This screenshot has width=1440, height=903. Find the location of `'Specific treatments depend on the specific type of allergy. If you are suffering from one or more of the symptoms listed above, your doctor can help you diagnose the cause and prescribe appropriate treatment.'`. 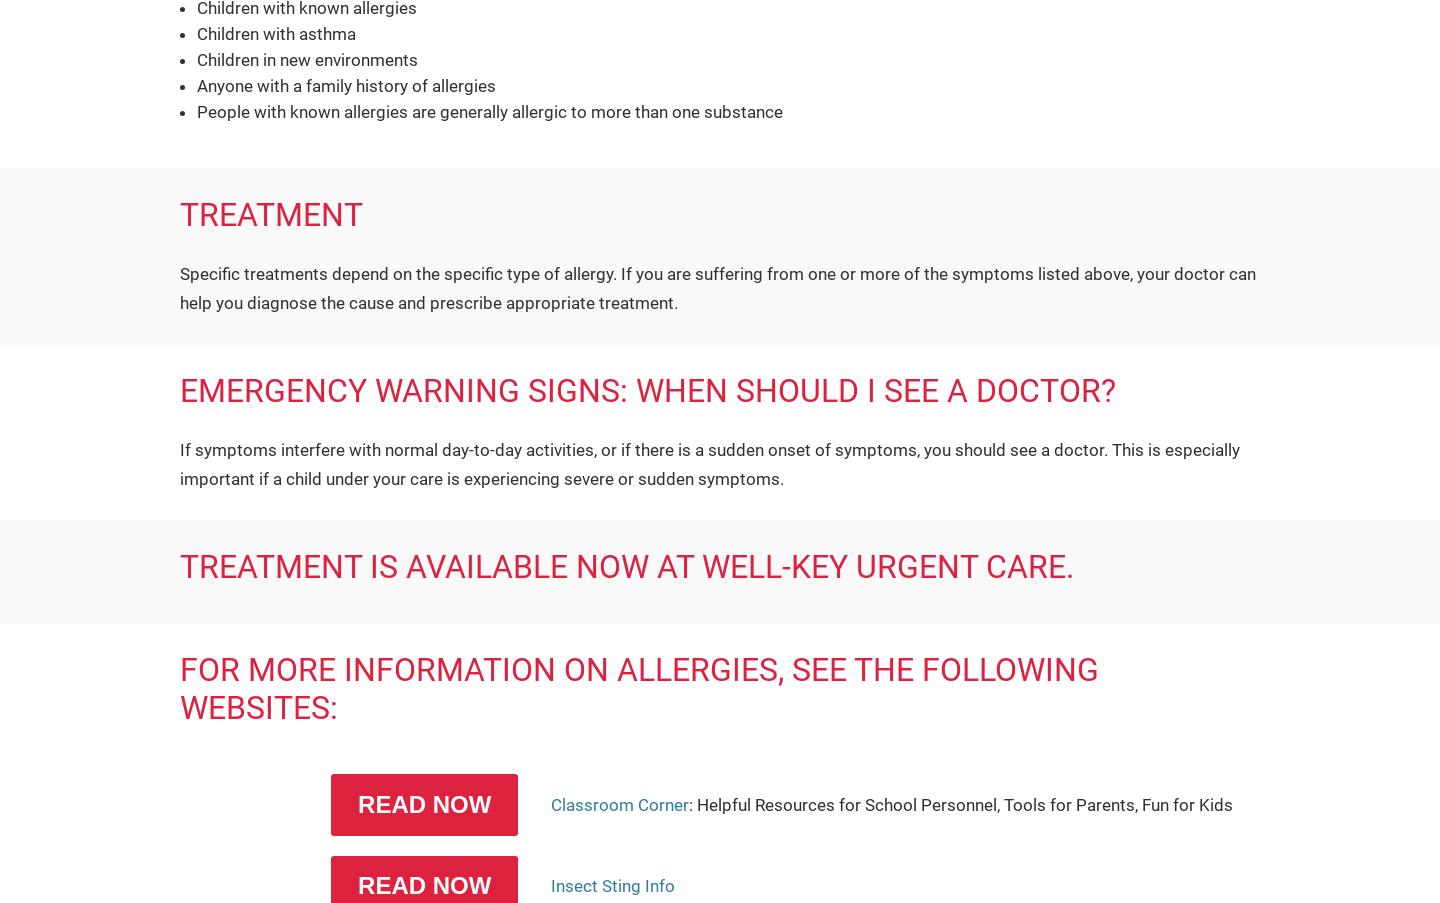

'Specific treatments depend on the specific type of allergy. If you are suffering from one or more of the symptoms listed above, your doctor can help you diagnose the cause and prescribe appropriate treatment.' is located at coordinates (717, 286).